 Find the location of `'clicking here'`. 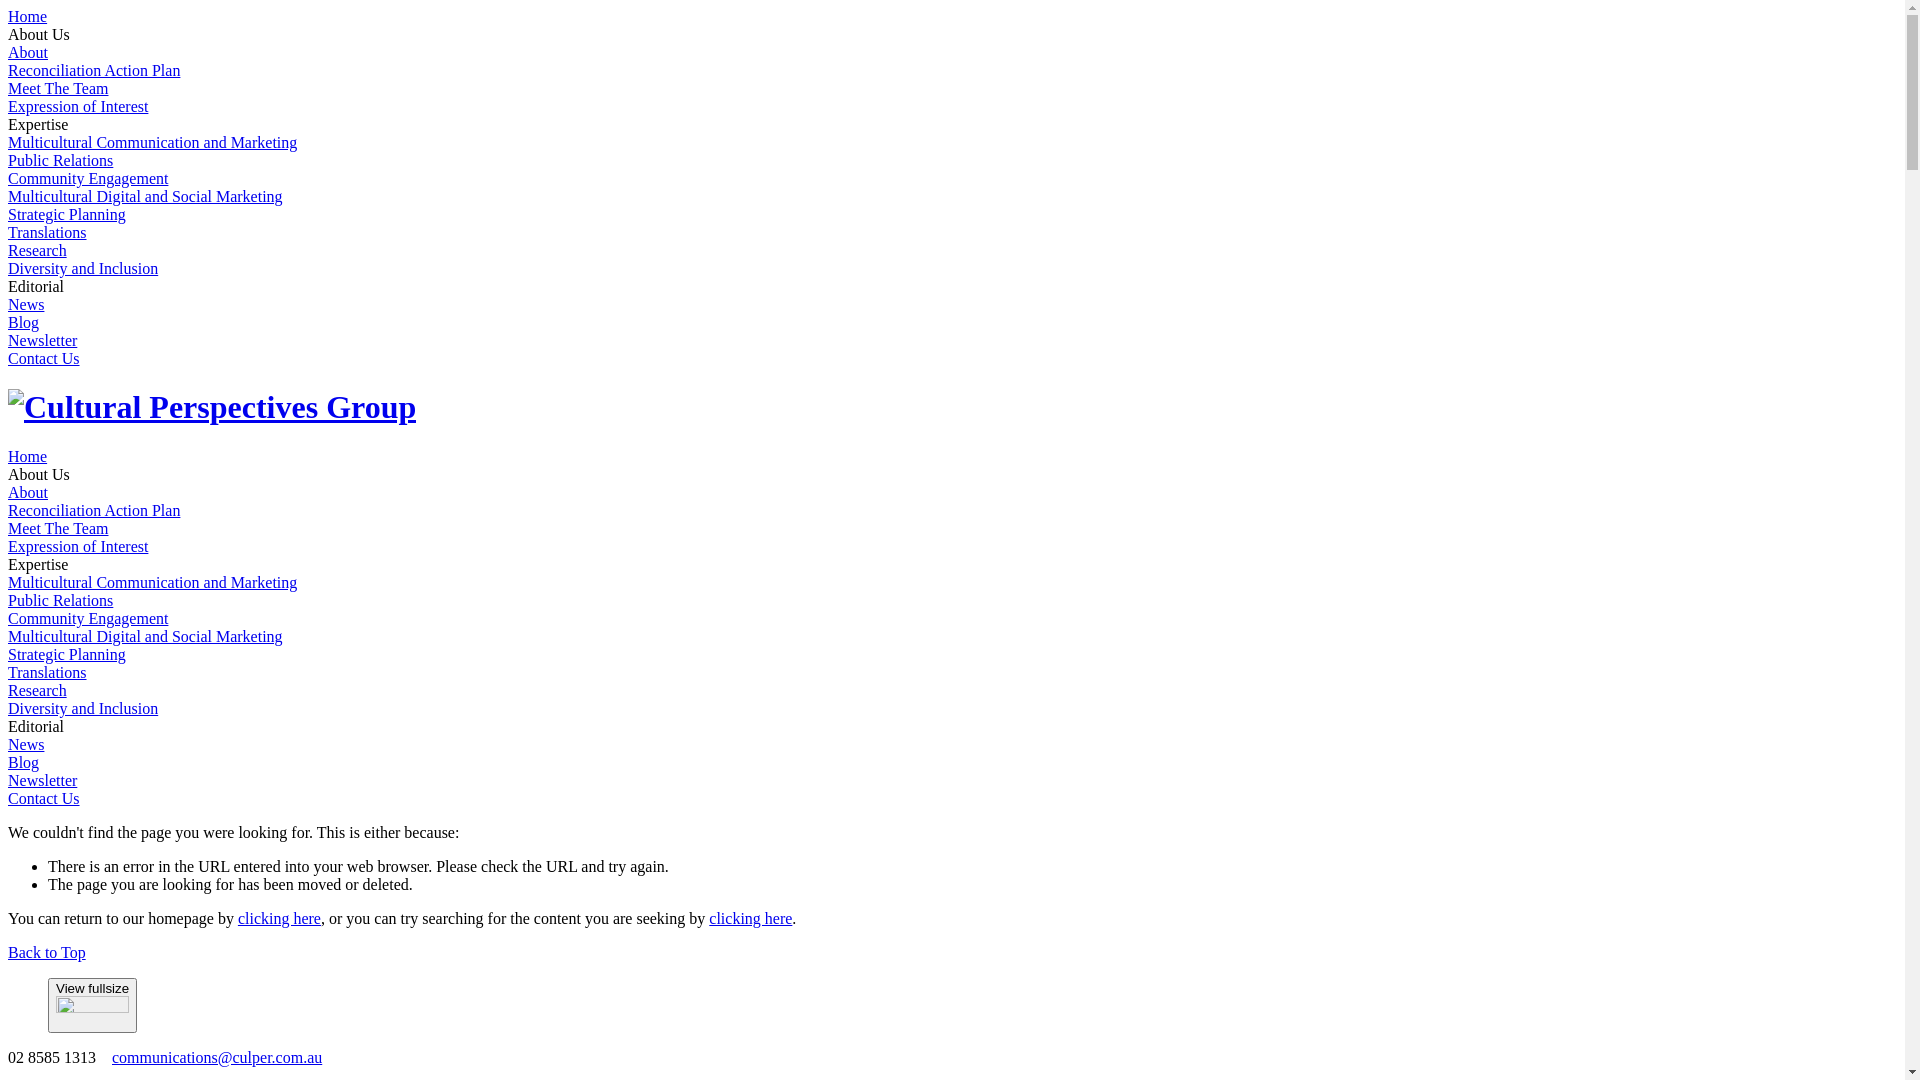

'clicking here' is located at coordinates (238, 918).